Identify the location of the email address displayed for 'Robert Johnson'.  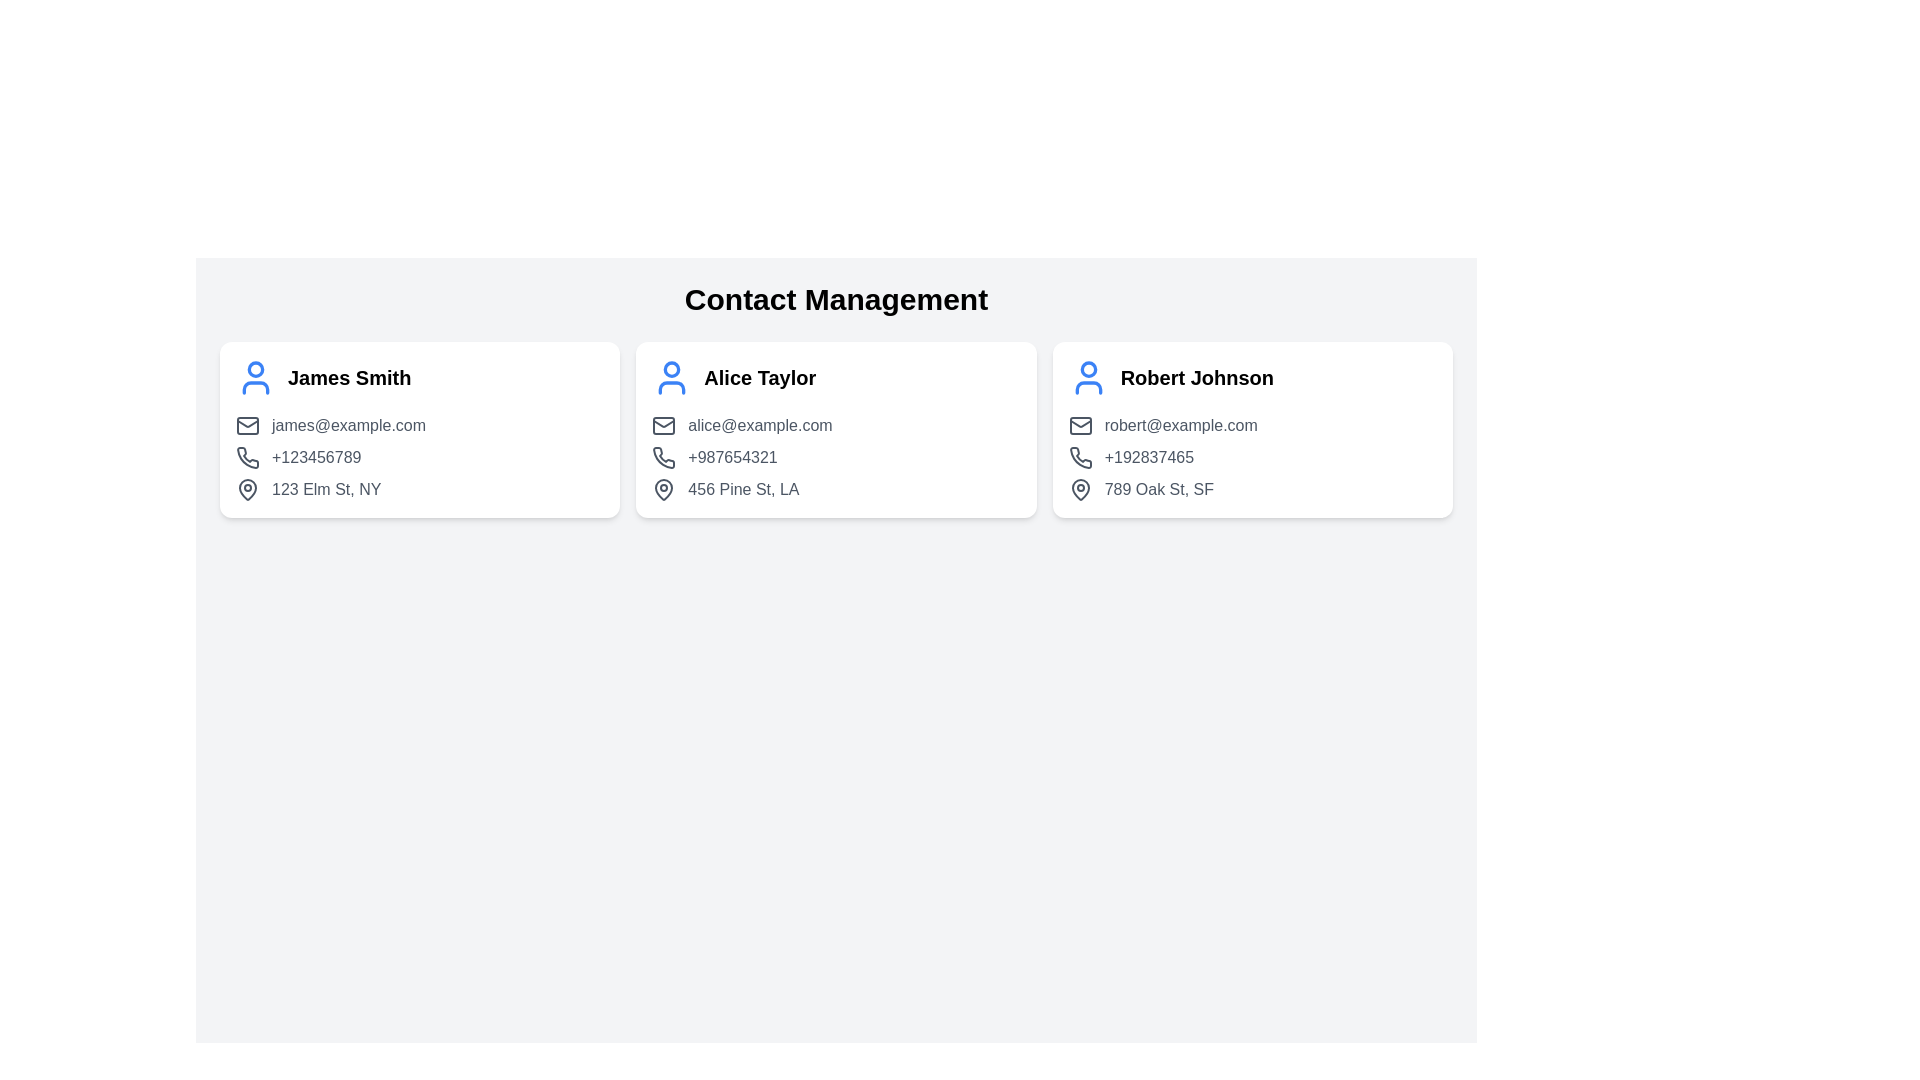
(1251, 424).